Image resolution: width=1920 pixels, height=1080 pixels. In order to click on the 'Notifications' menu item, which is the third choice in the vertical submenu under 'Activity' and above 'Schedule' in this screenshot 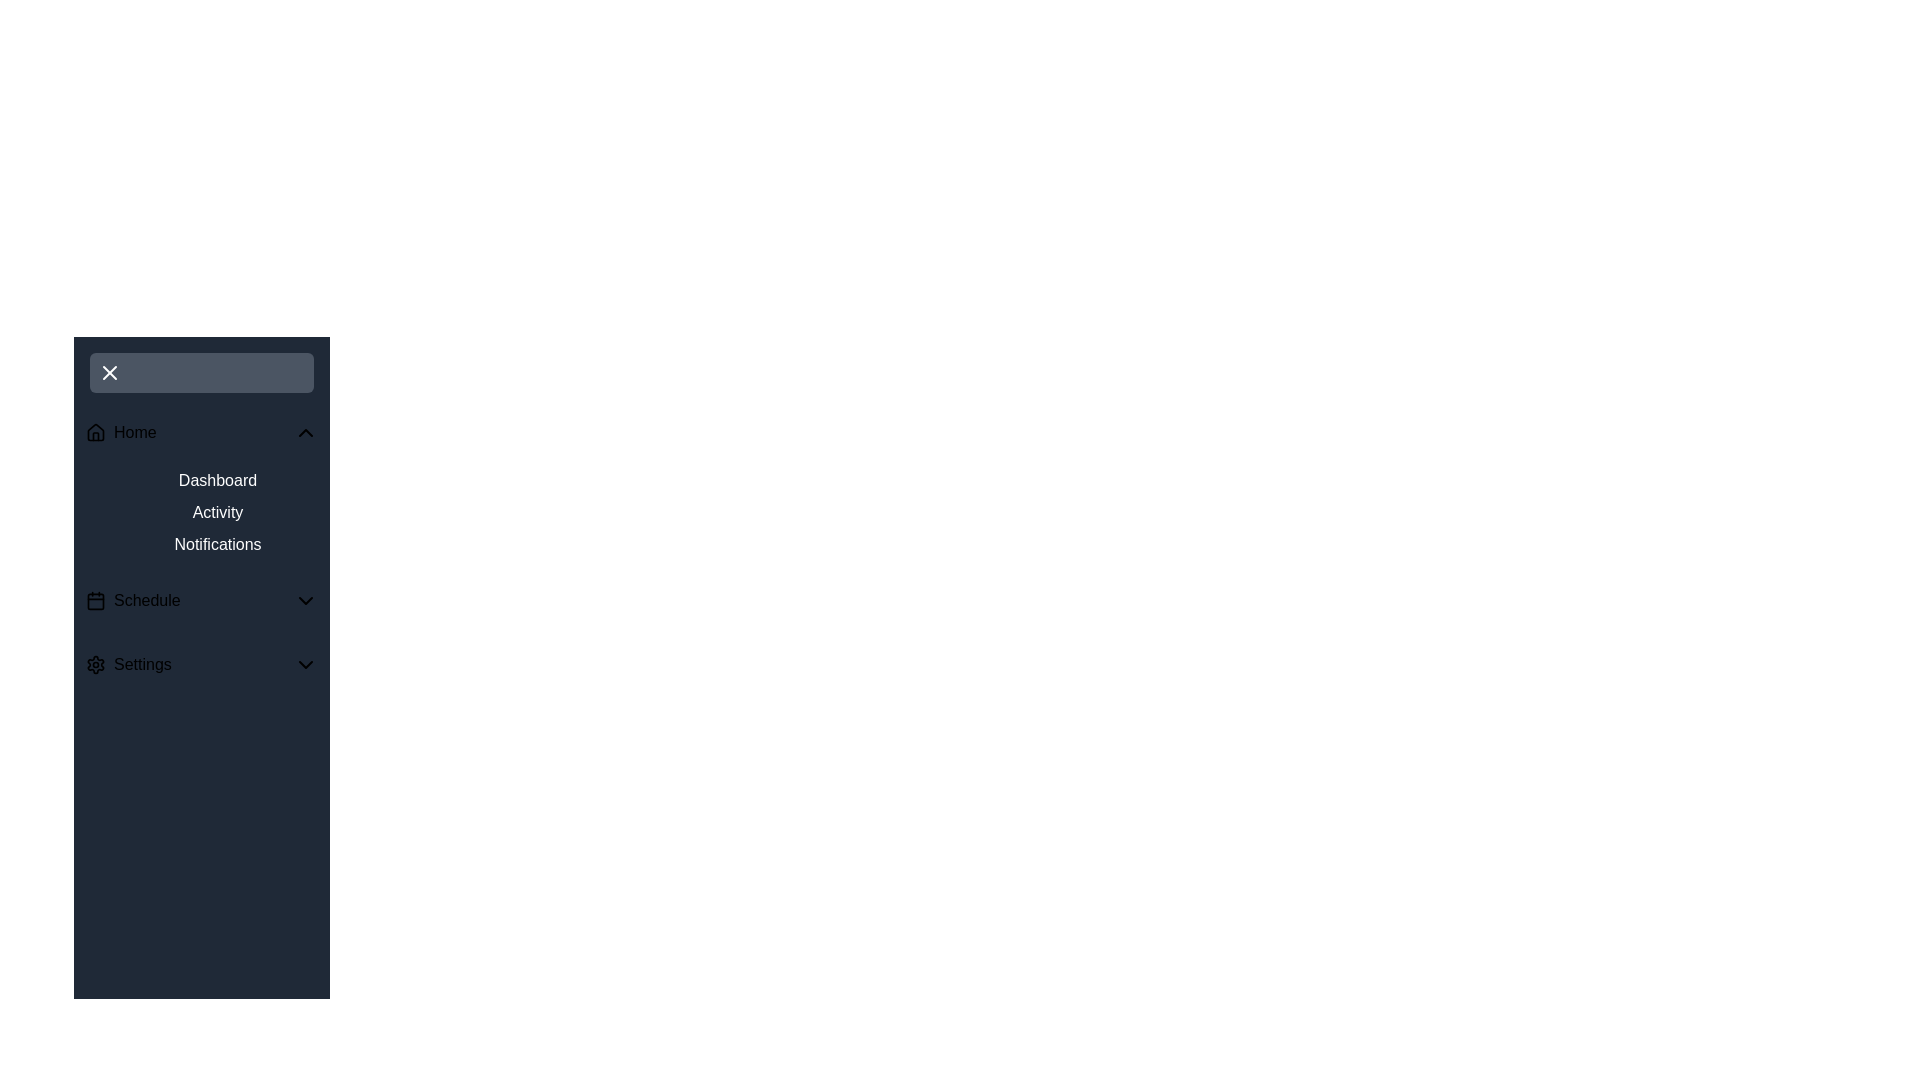, I will do `click(217, 544)`.